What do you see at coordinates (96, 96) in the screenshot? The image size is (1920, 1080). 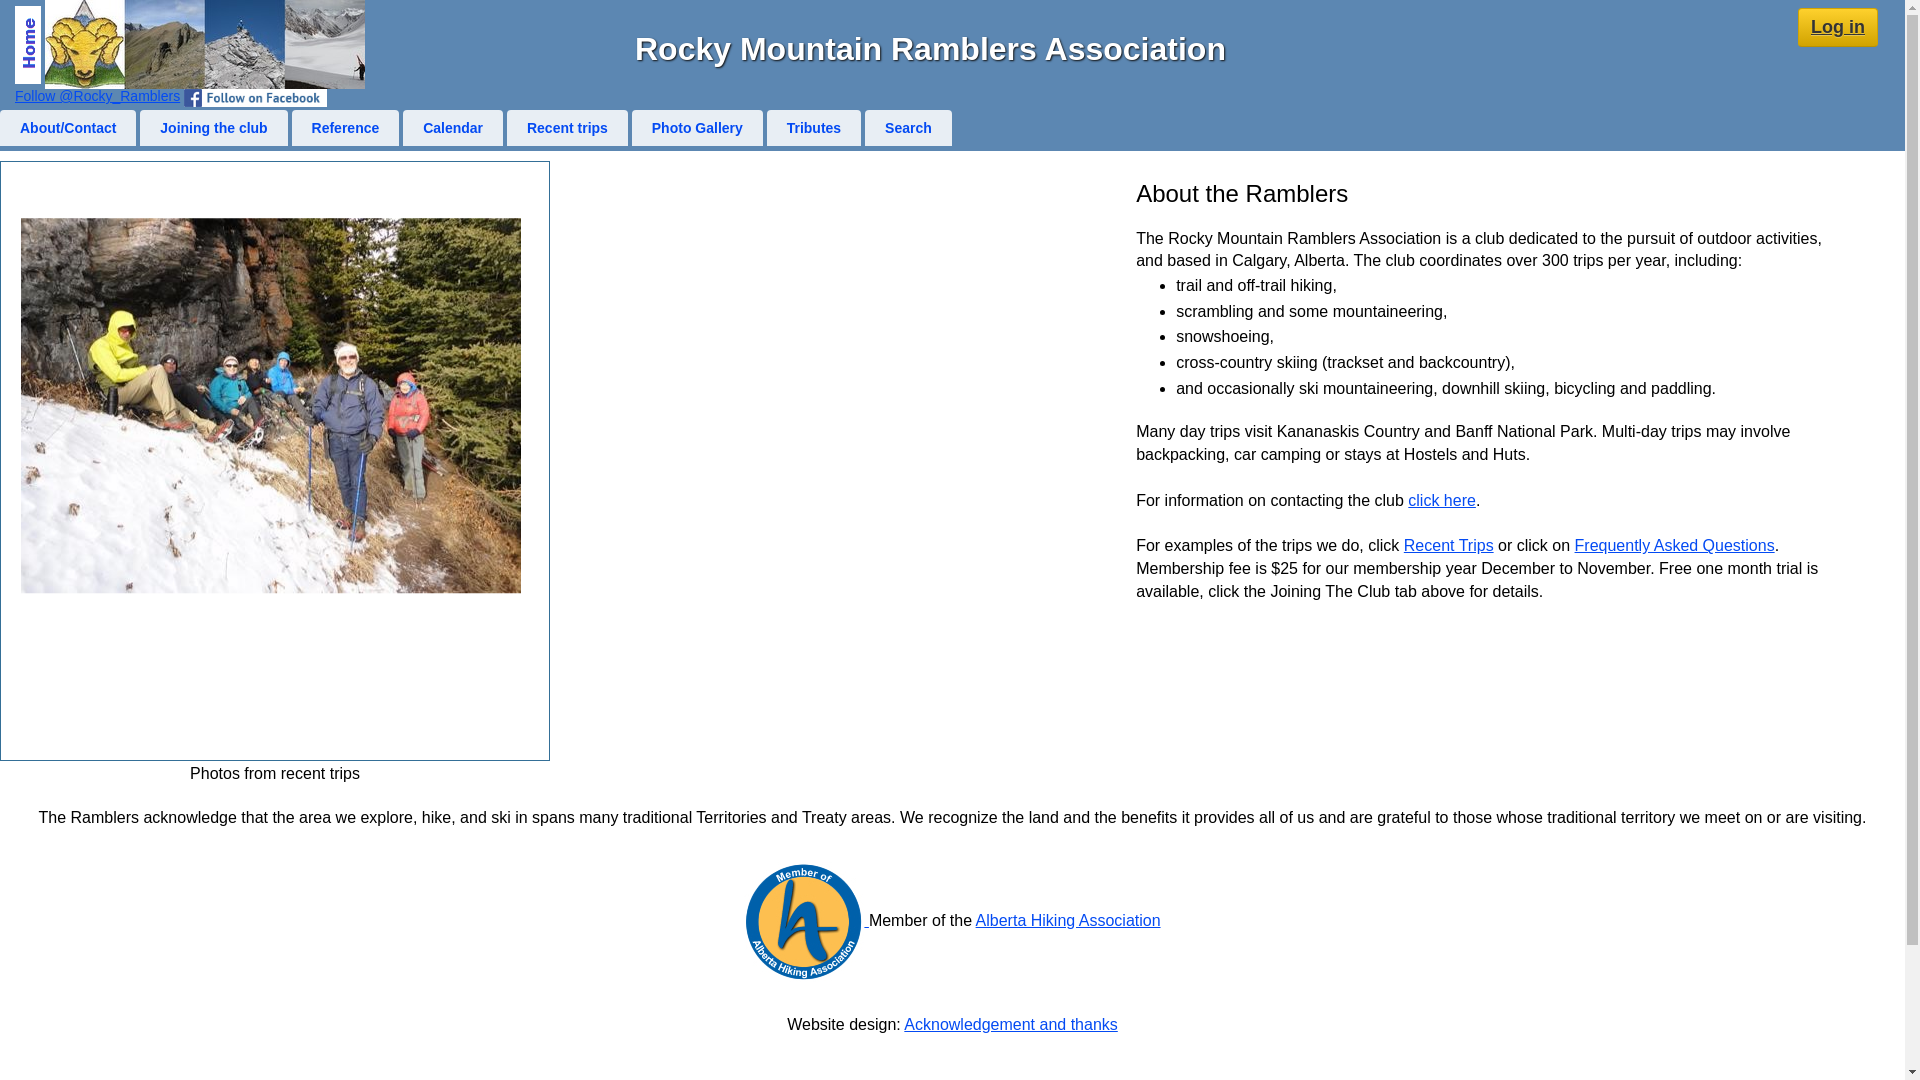 I see `'Follow @Rocky_Ramblers'` at bounding box center [96, 96].